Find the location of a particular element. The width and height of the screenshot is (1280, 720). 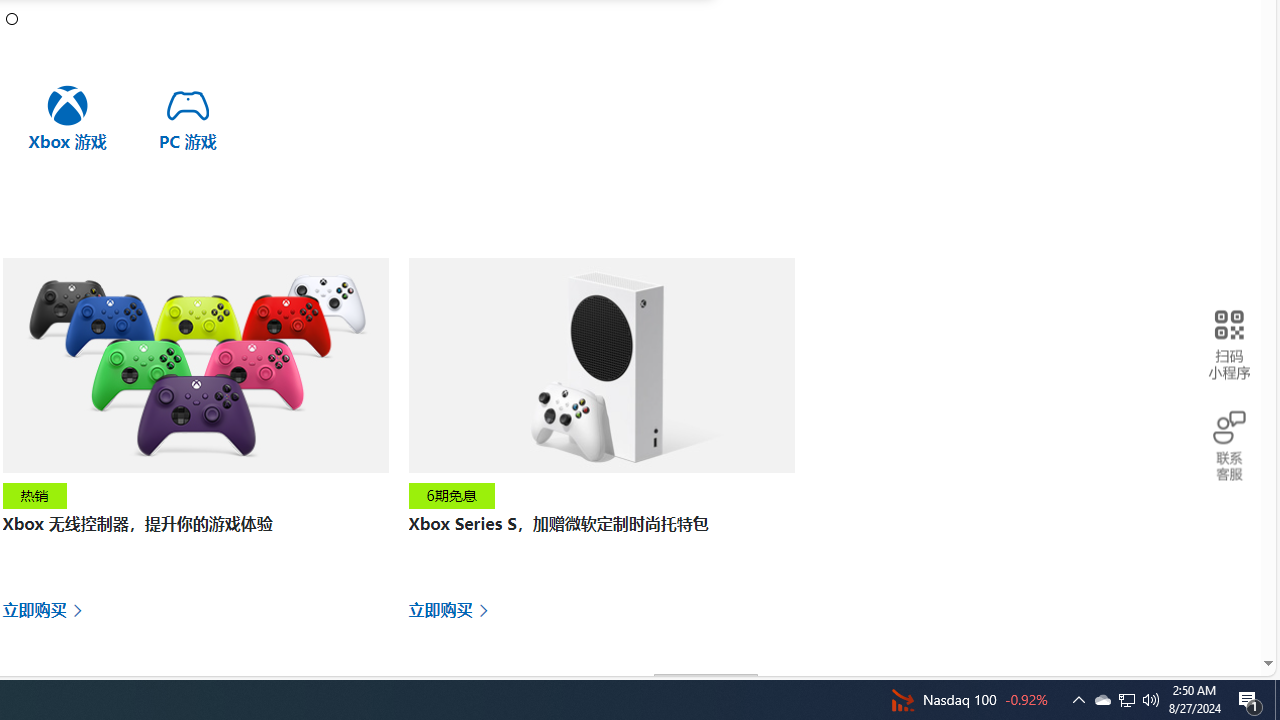

'Go to slide 3' is located at coordinates (12, 18).